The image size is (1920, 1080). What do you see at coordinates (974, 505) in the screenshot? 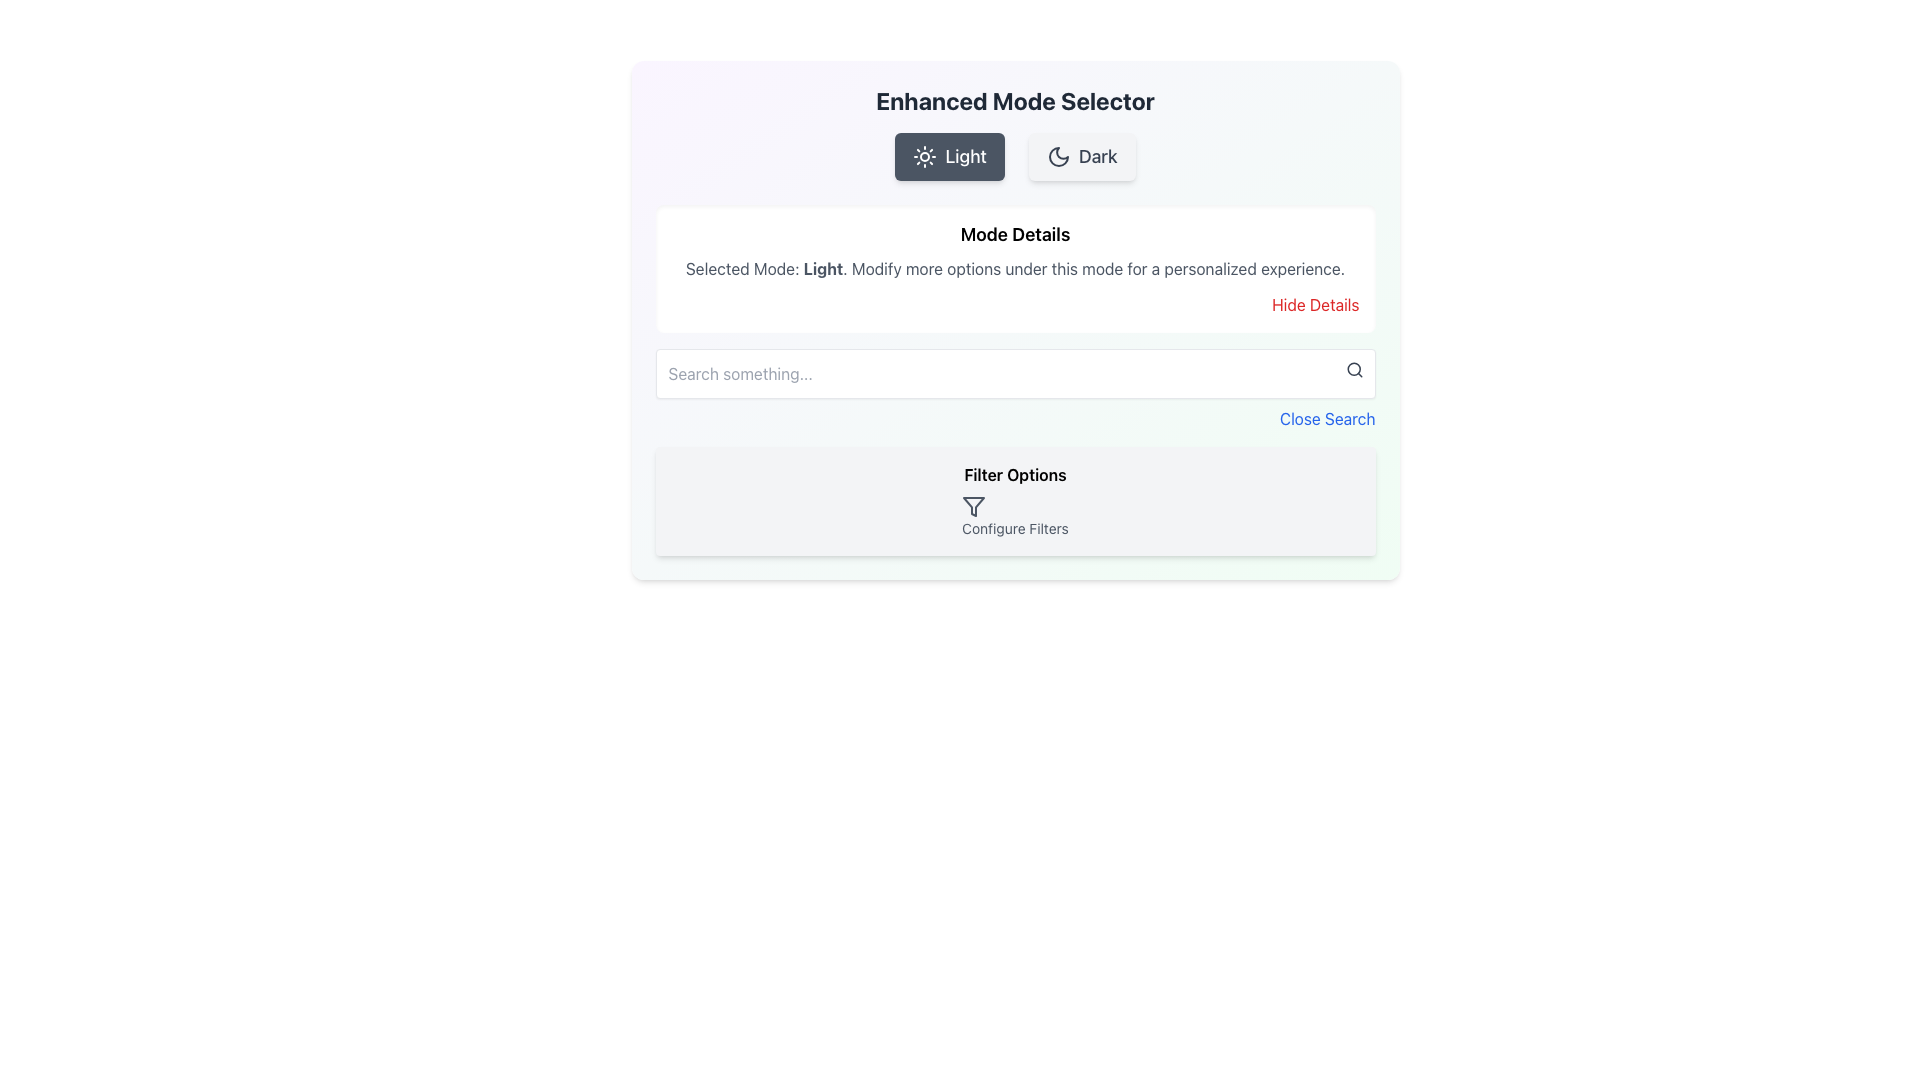
I see `the filter icon, which resembles an inverted triangle with horizontal lines, located to the left of the 'Configure Filters' text link` at bounding box center [974, 505].